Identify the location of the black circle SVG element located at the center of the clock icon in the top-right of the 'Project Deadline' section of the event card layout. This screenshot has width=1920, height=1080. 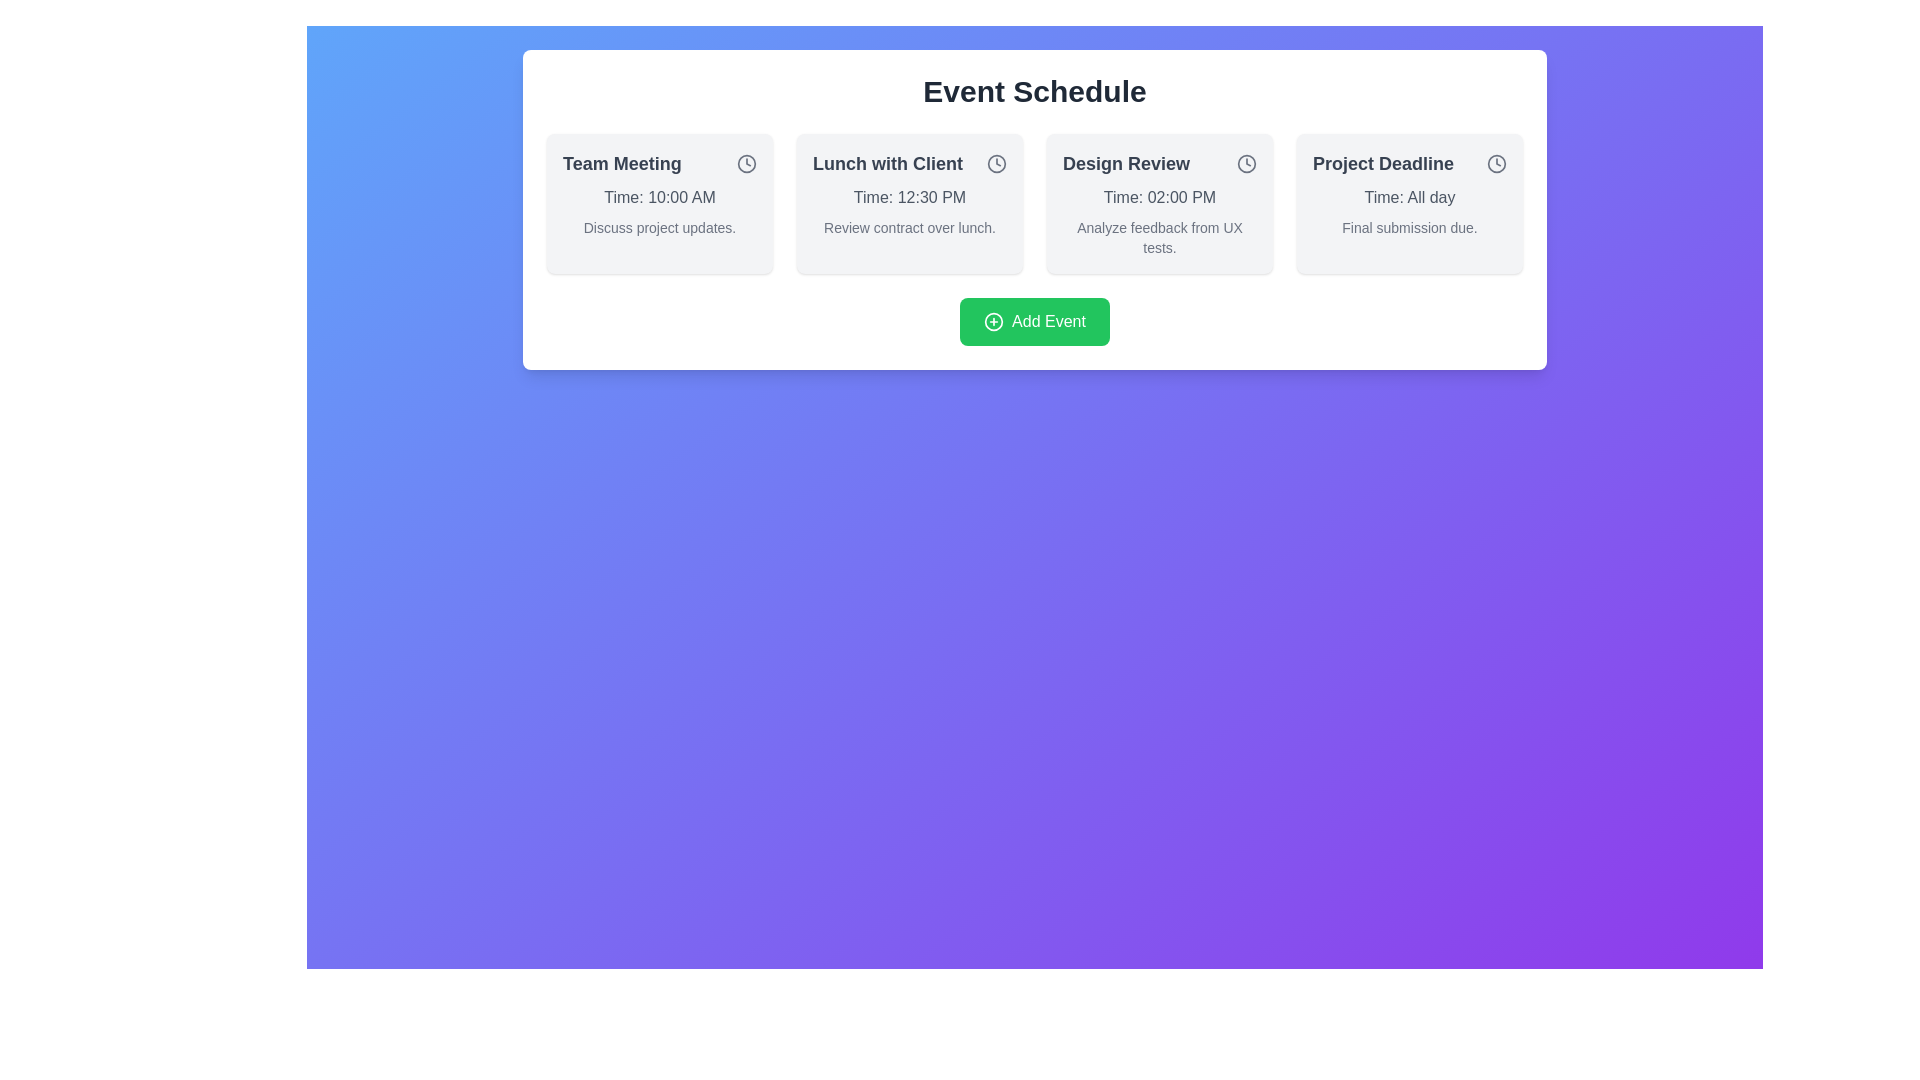
(1497, 163).